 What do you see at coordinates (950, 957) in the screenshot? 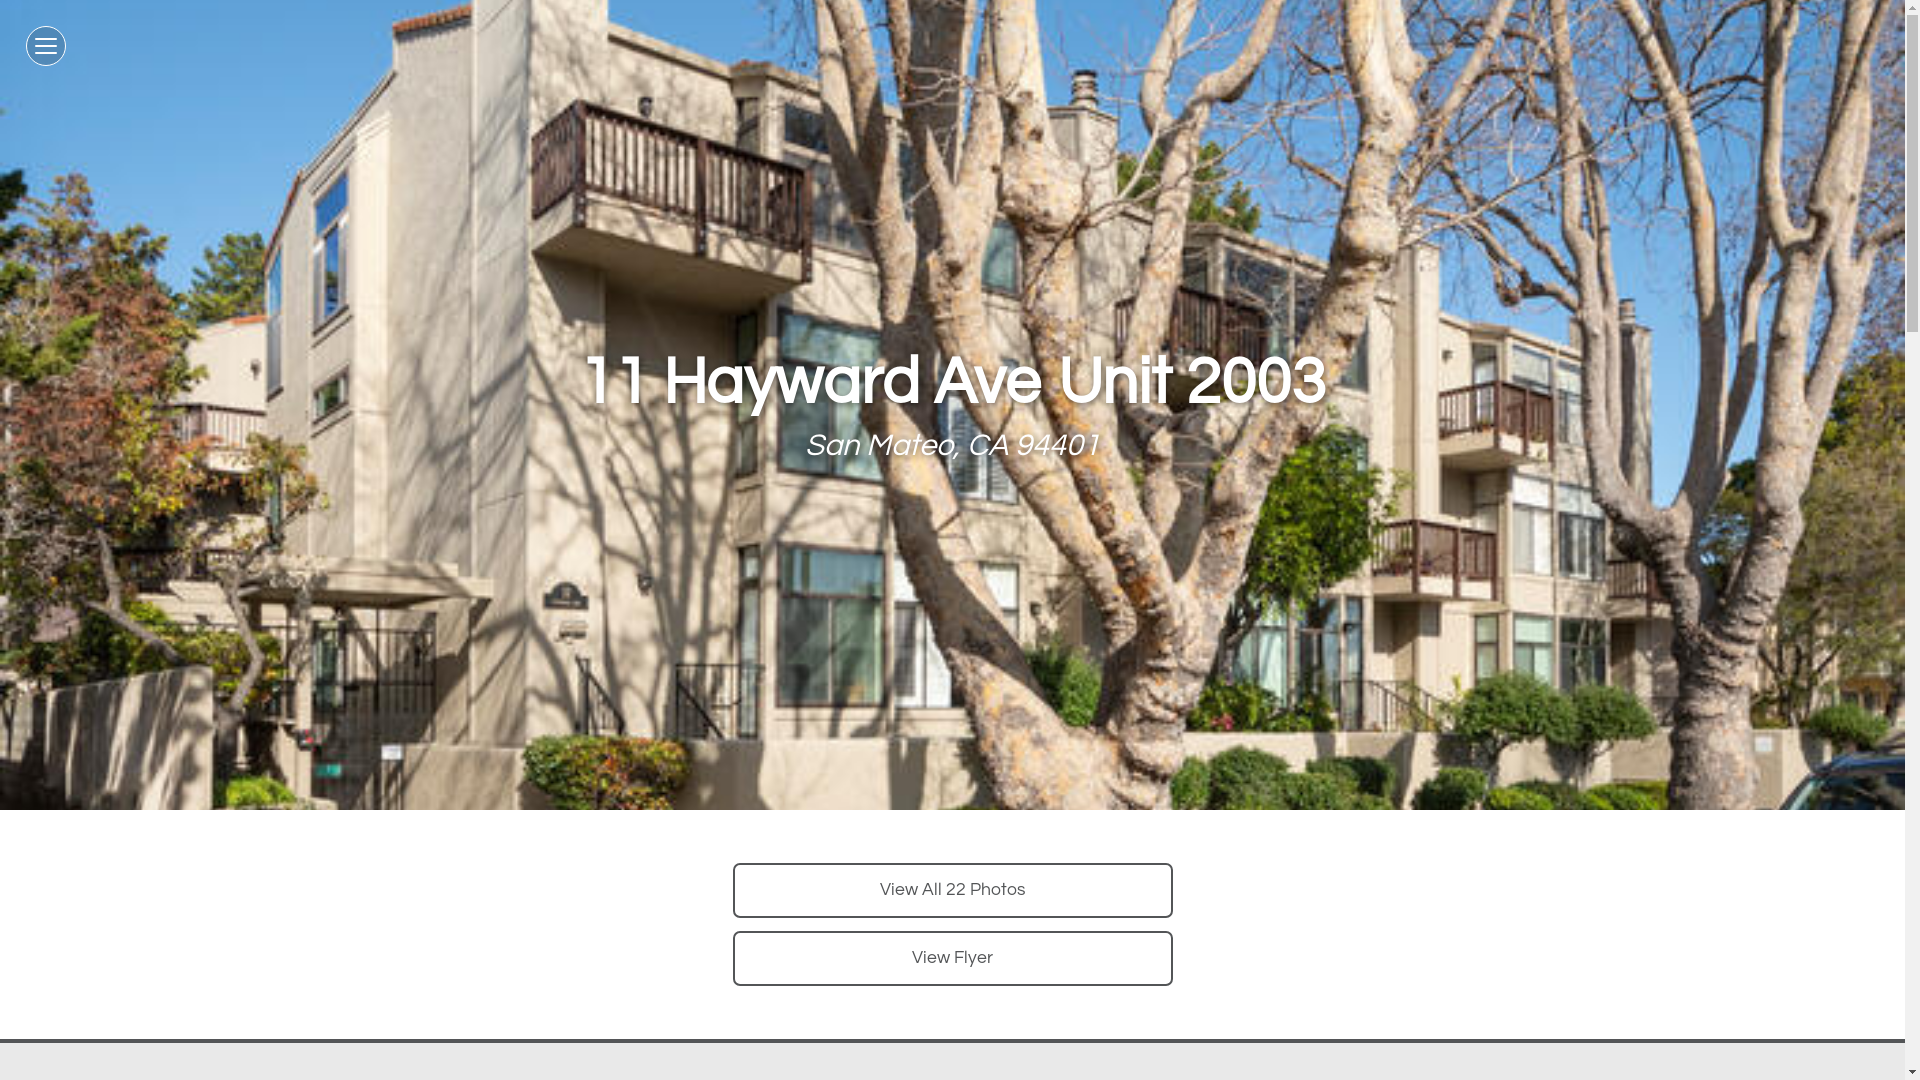
I see `'View Flyer'` at bounding box center [950, 957].